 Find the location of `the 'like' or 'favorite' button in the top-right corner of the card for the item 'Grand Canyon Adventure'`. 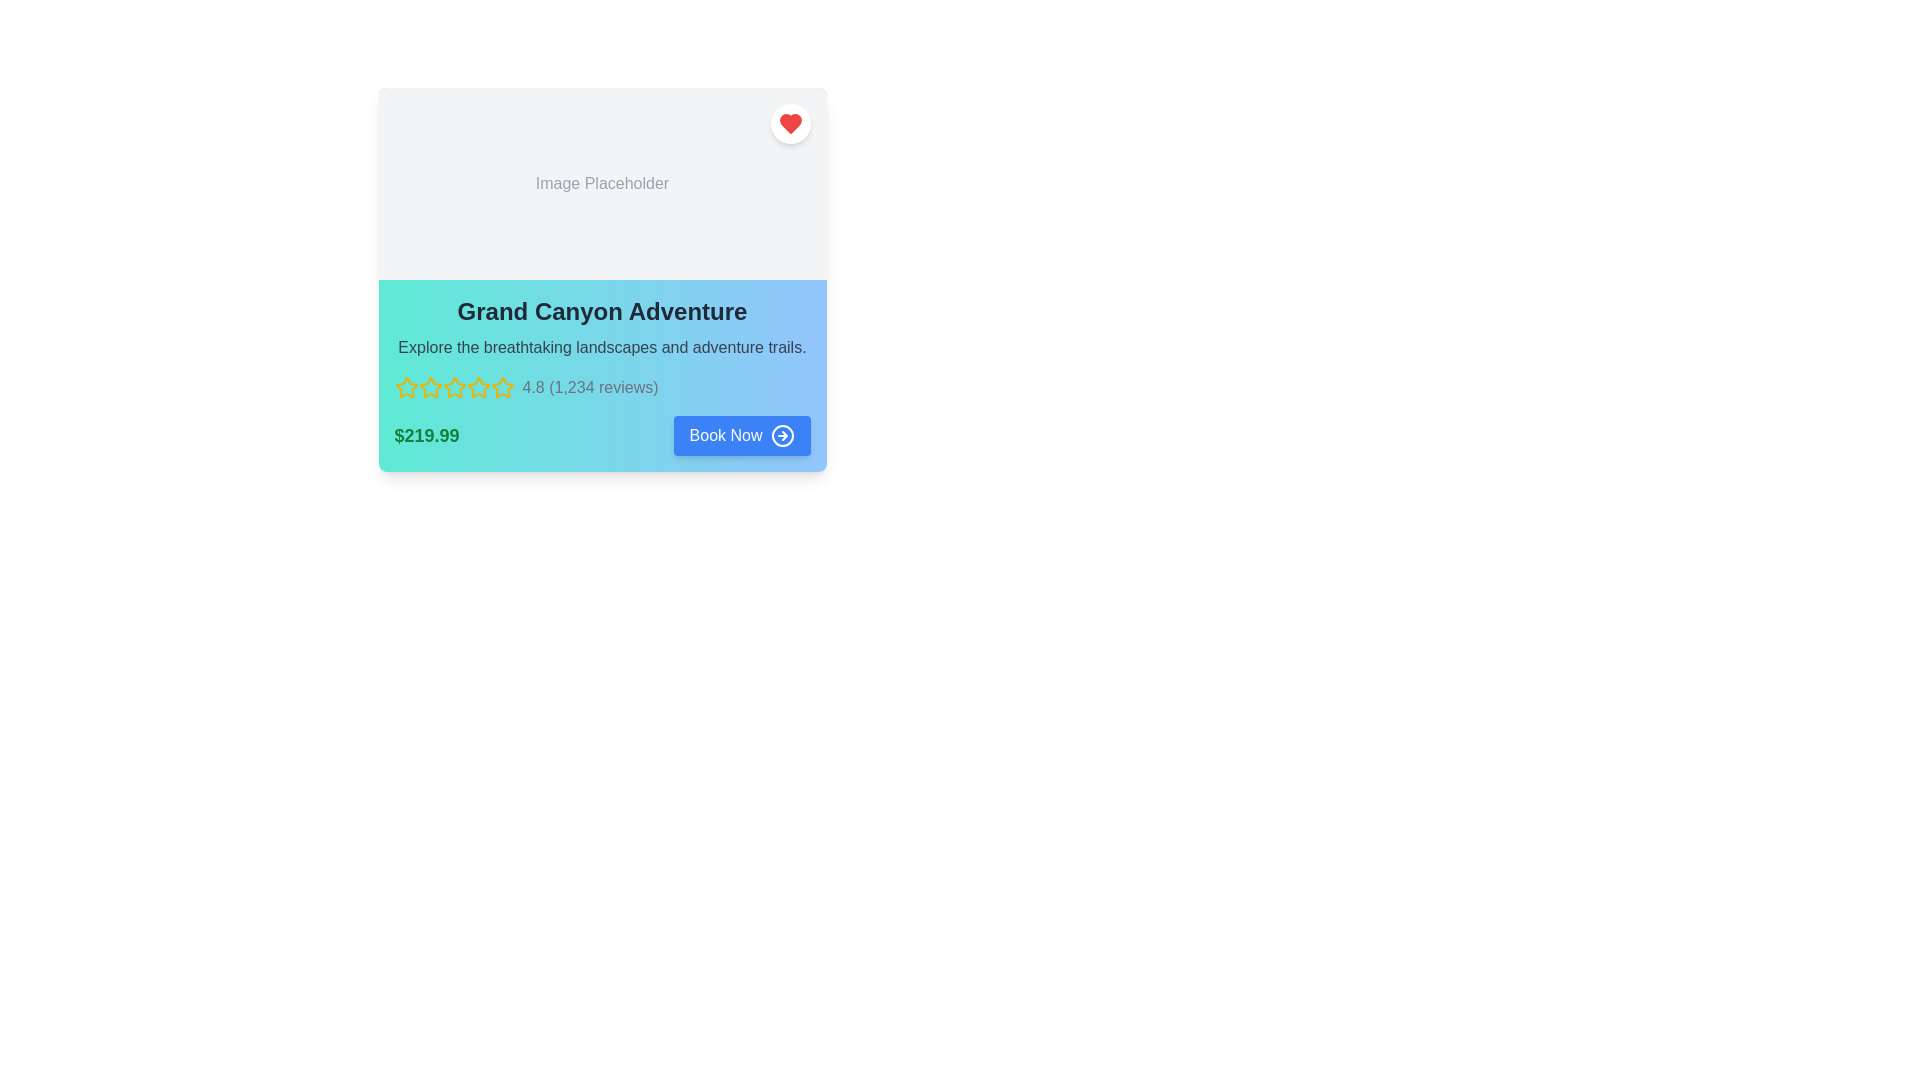

the 'like' or 'favorite' button in the top-right corner of the card for the item 'Grand Canyon Adventure' is located at coordinates (789, 123).